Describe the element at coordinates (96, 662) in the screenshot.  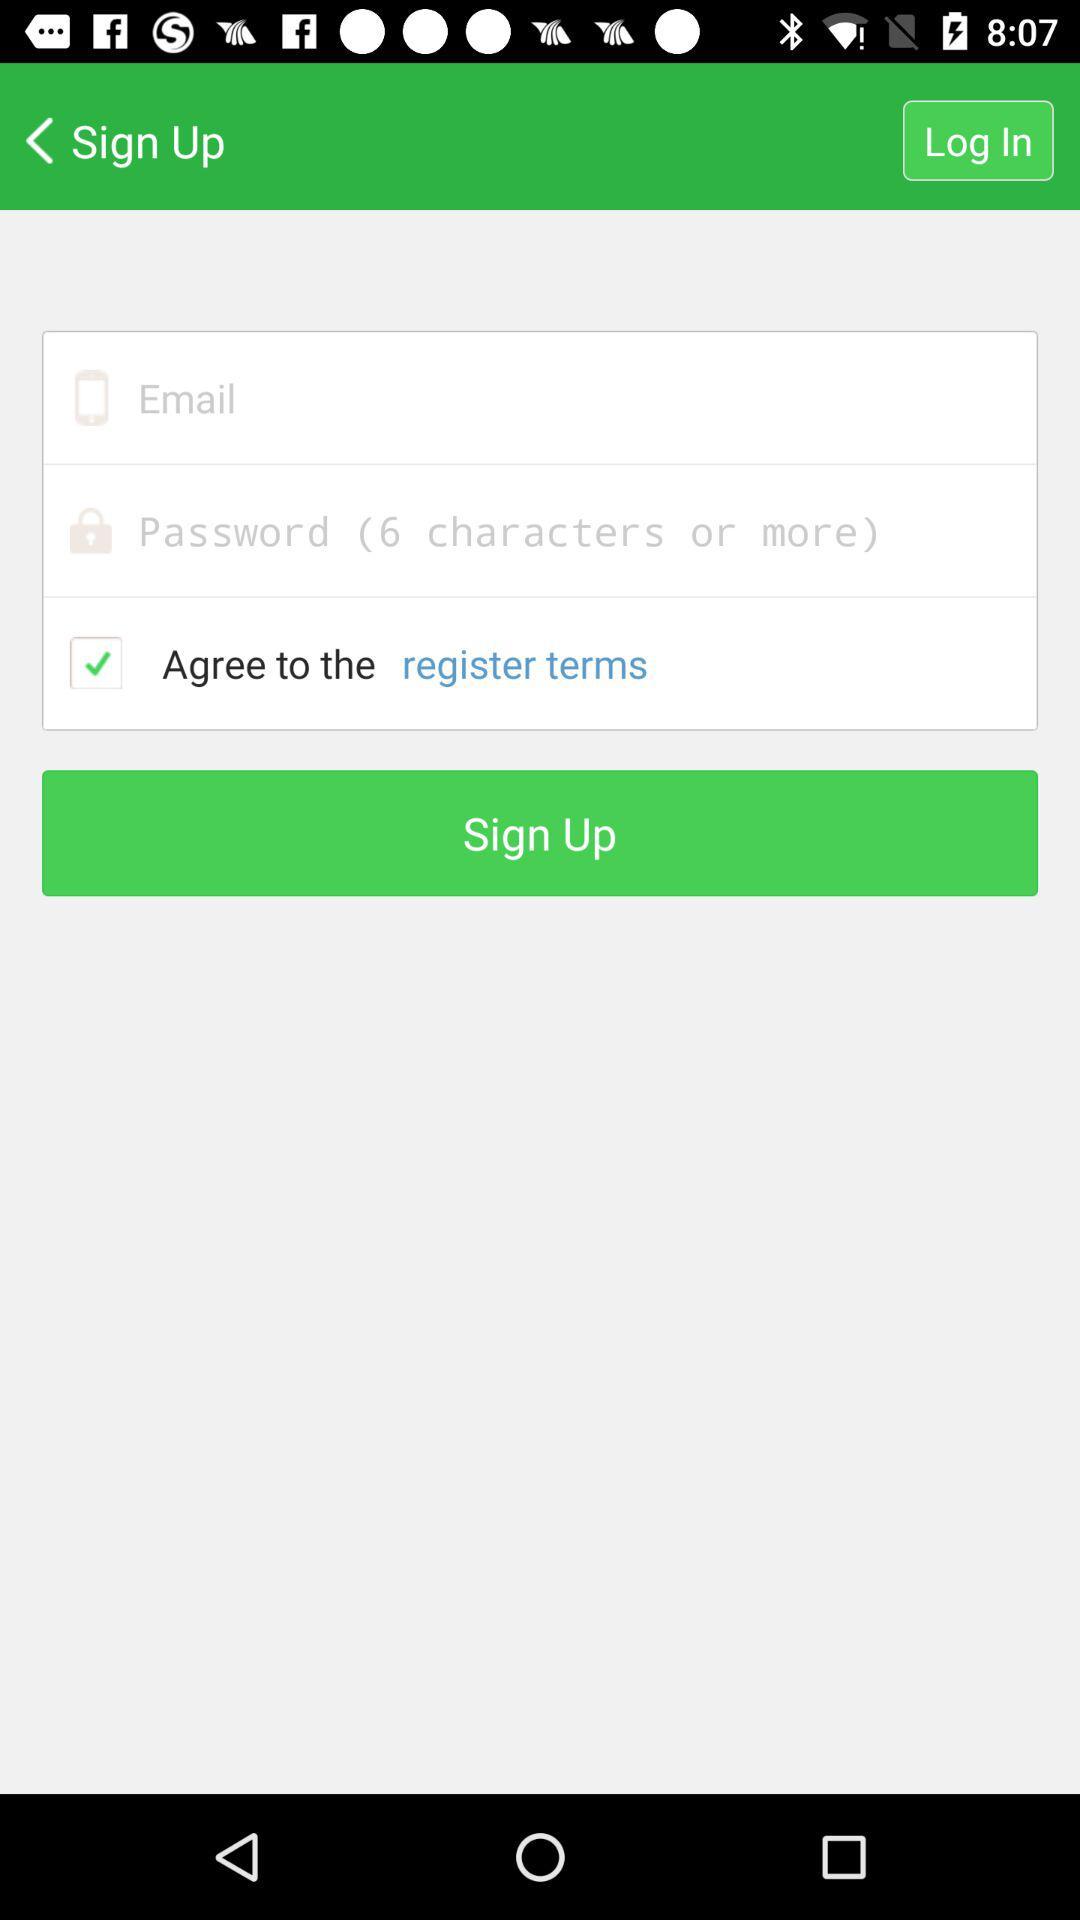
I see `the option to agree to the register terms` at that location.